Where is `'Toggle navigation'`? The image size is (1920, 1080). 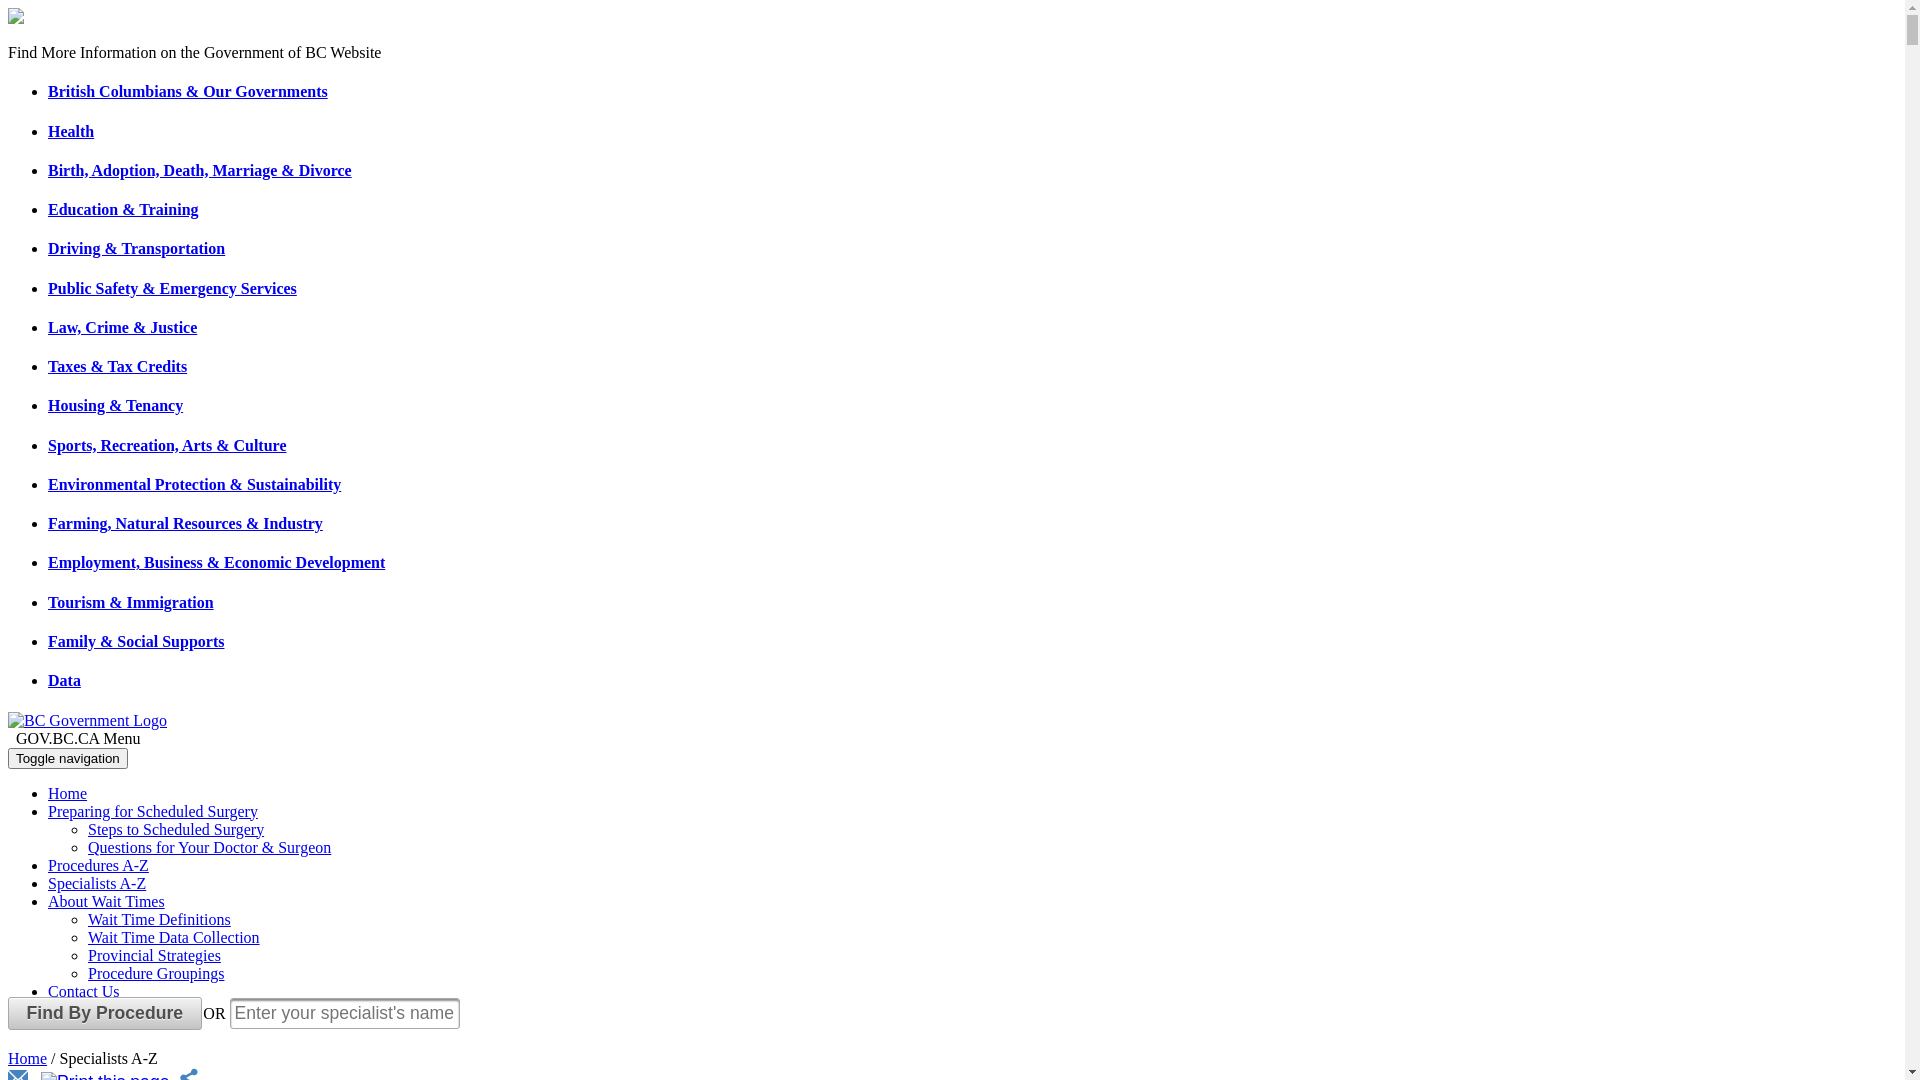
'Toggle navigation' is located at coordinates (67, 758).